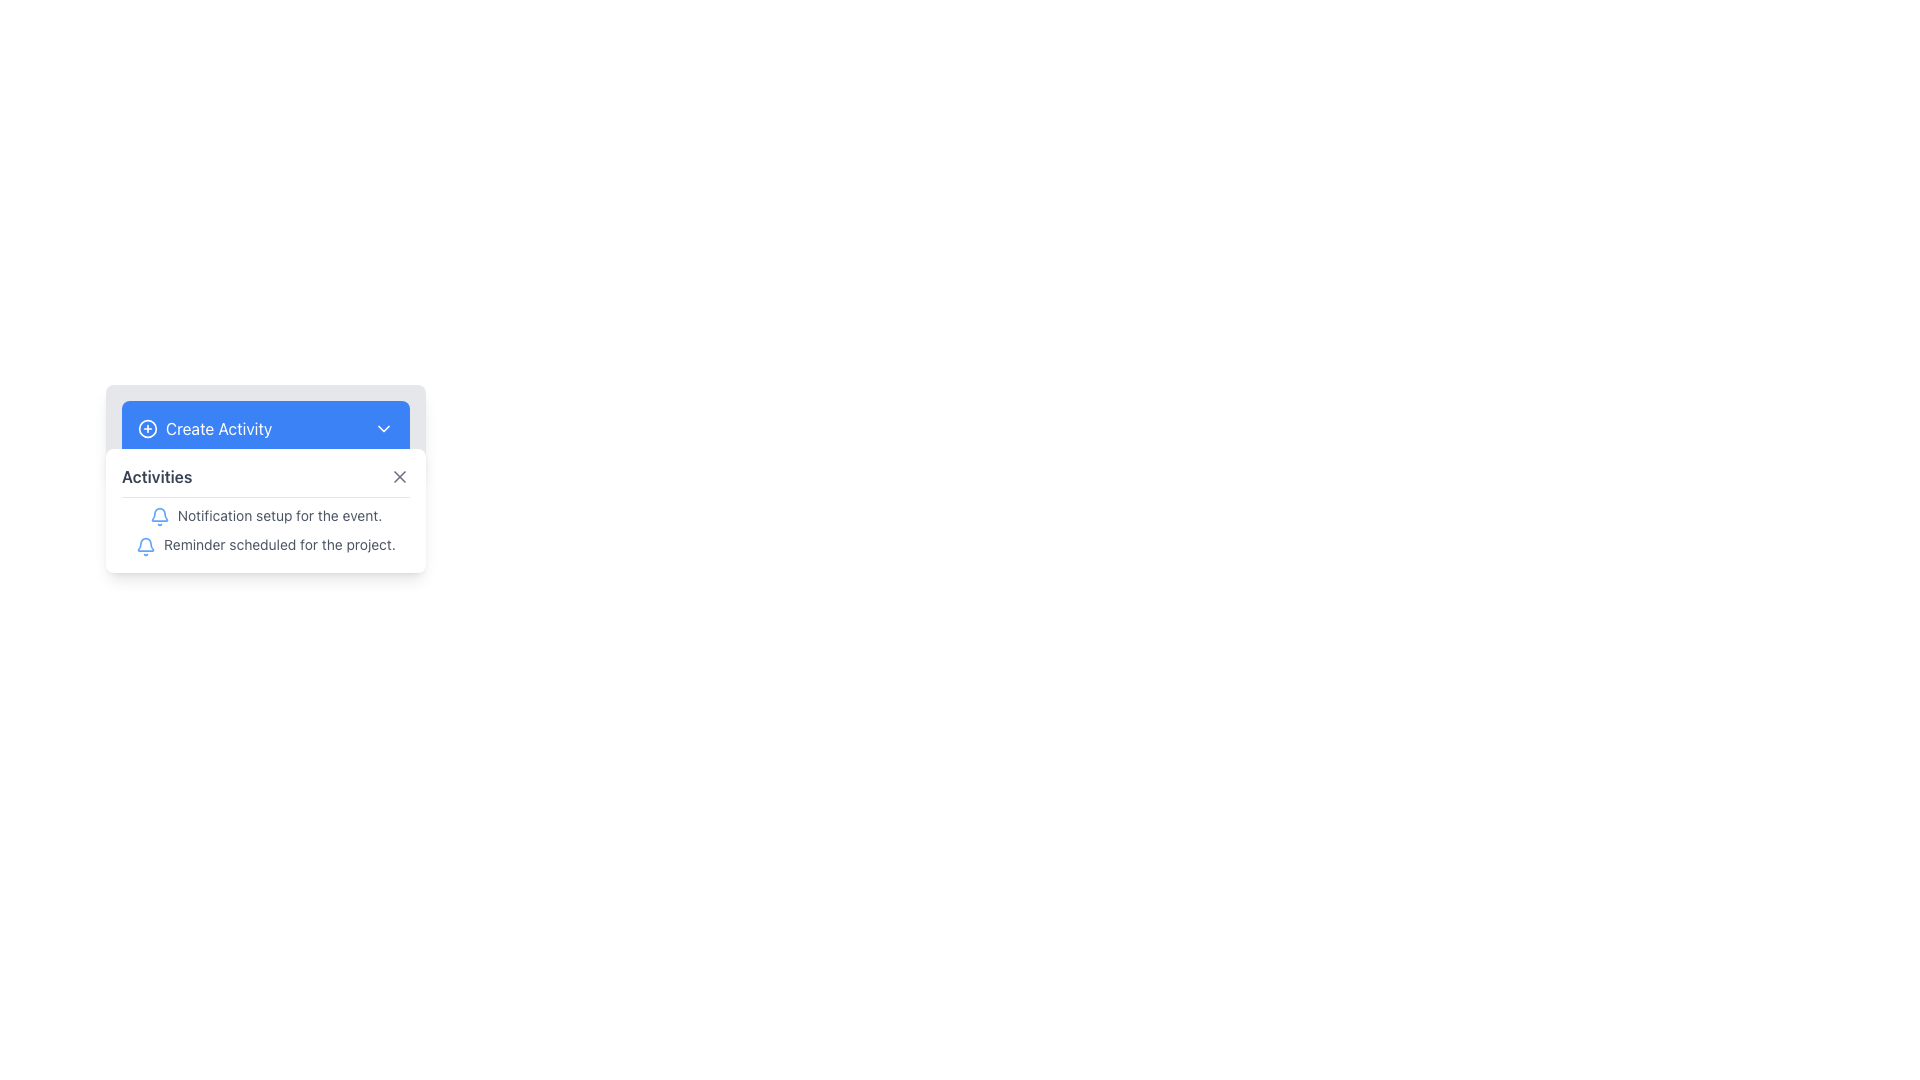 The width and height of the screenshot is (1920, 1080). What do you see at coordinates (399, 477) in the screenshot?
I see `the Icon button located at the rightmost edge beside the 'Activities' heading` at bounding box center [399, 477].